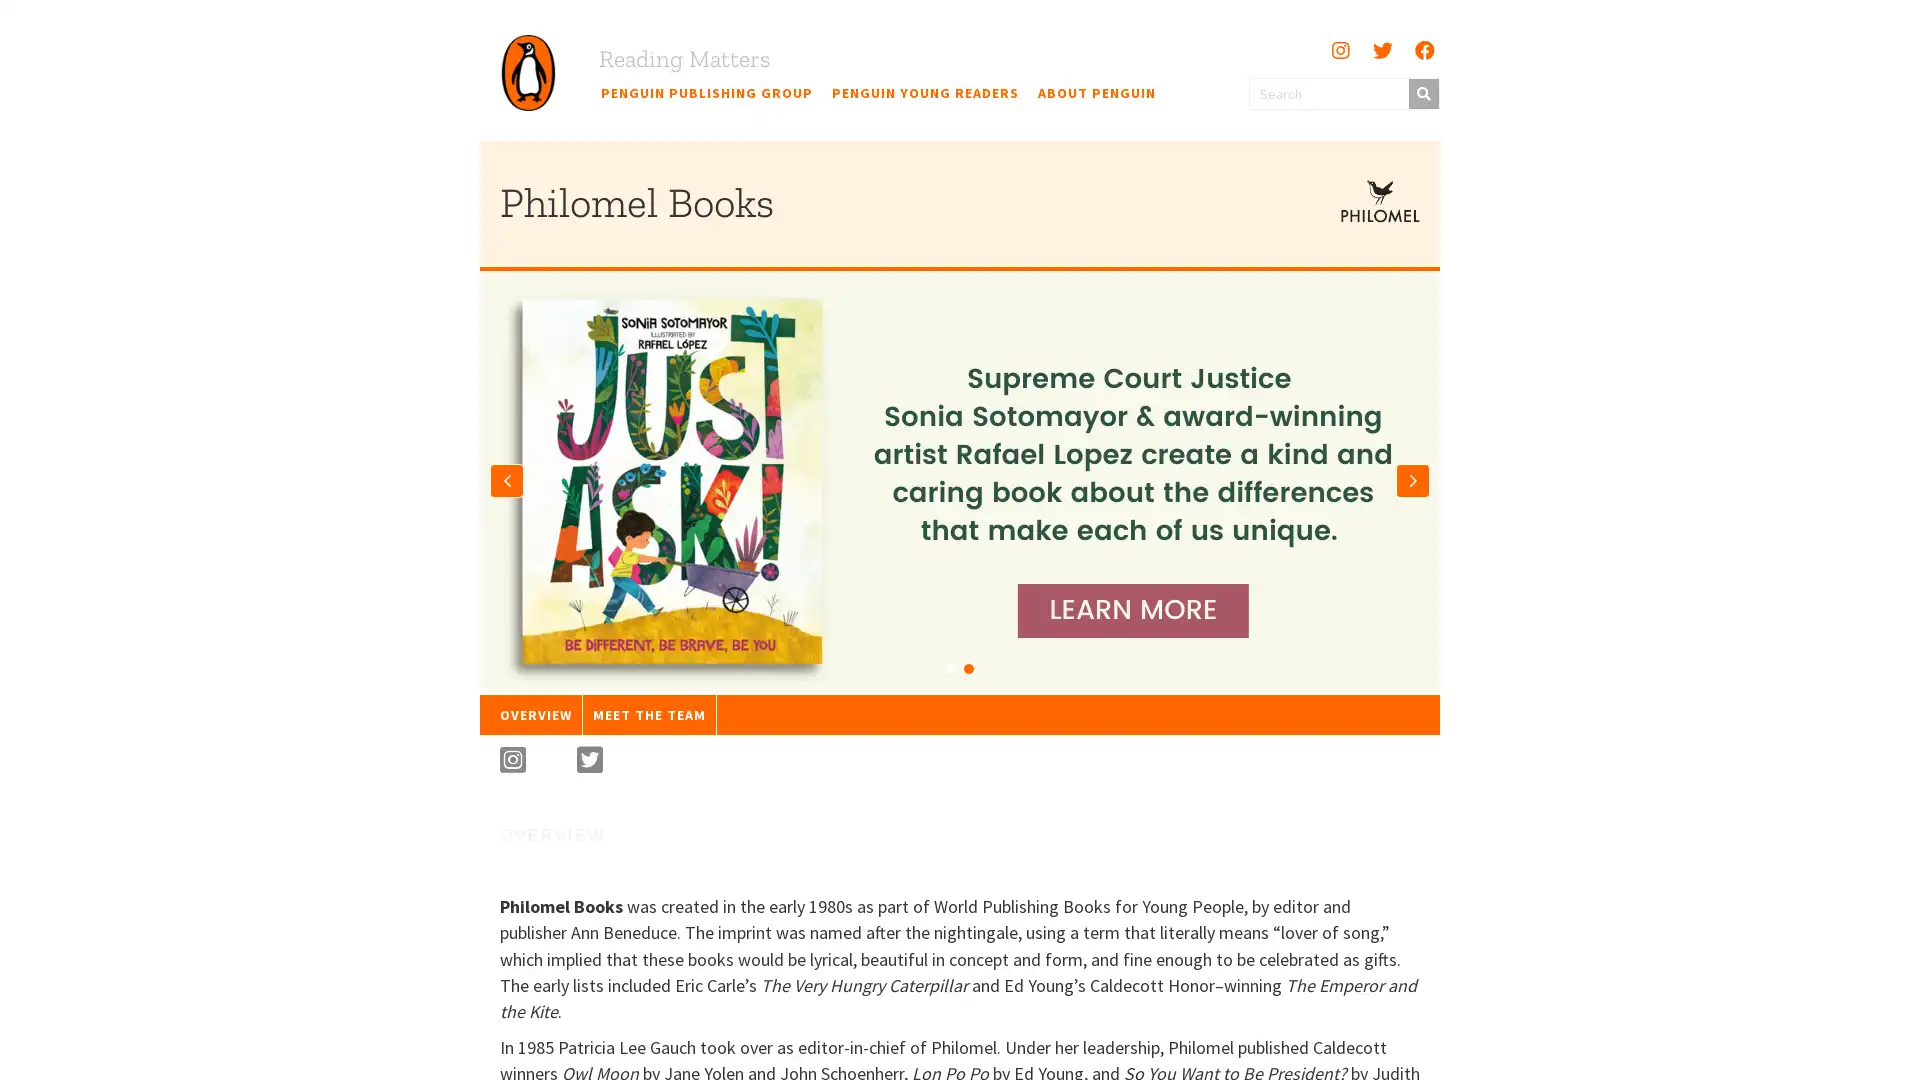  Describe the element at coordinates (1411, 479) in the screenshot. I see `Next slide` at that location.